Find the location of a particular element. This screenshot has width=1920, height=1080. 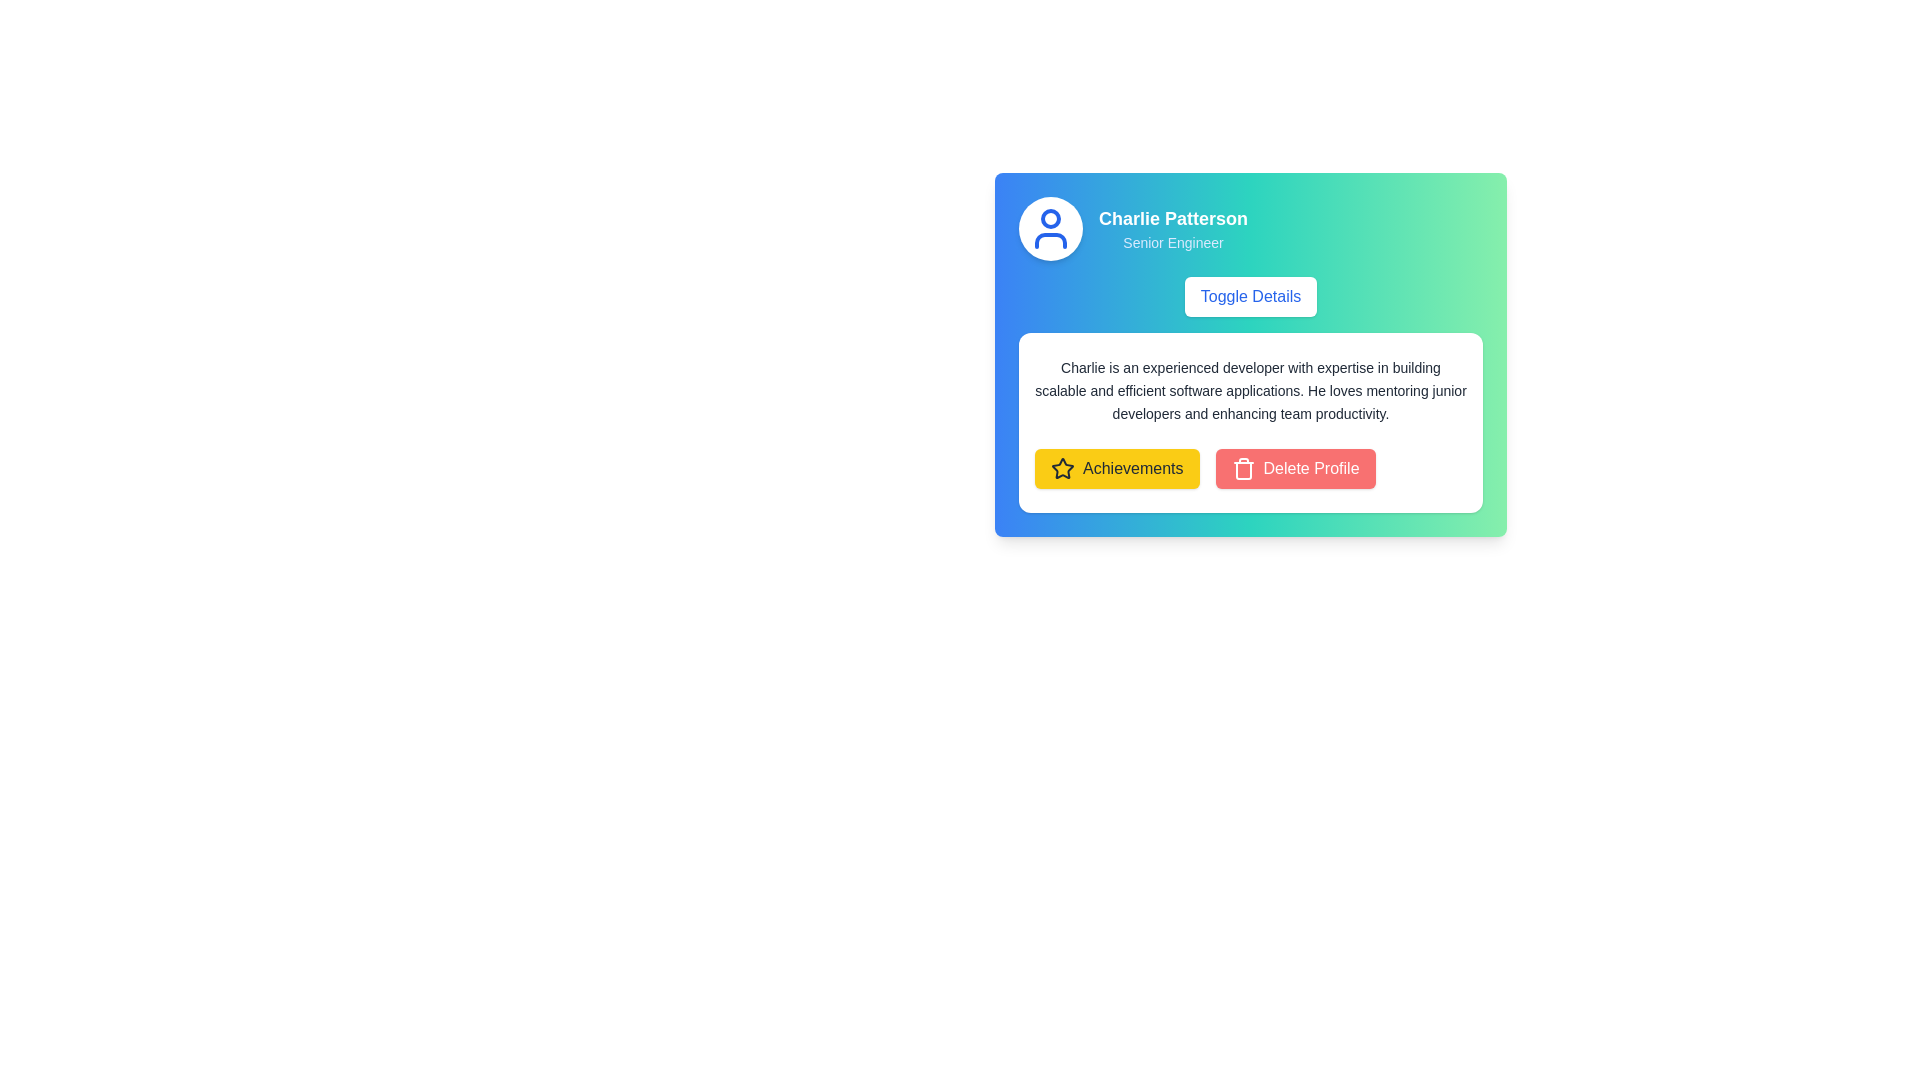

the button located below the title 'Charlie Patterson' and above the descriptive text is located at coordinates (1250, 297).